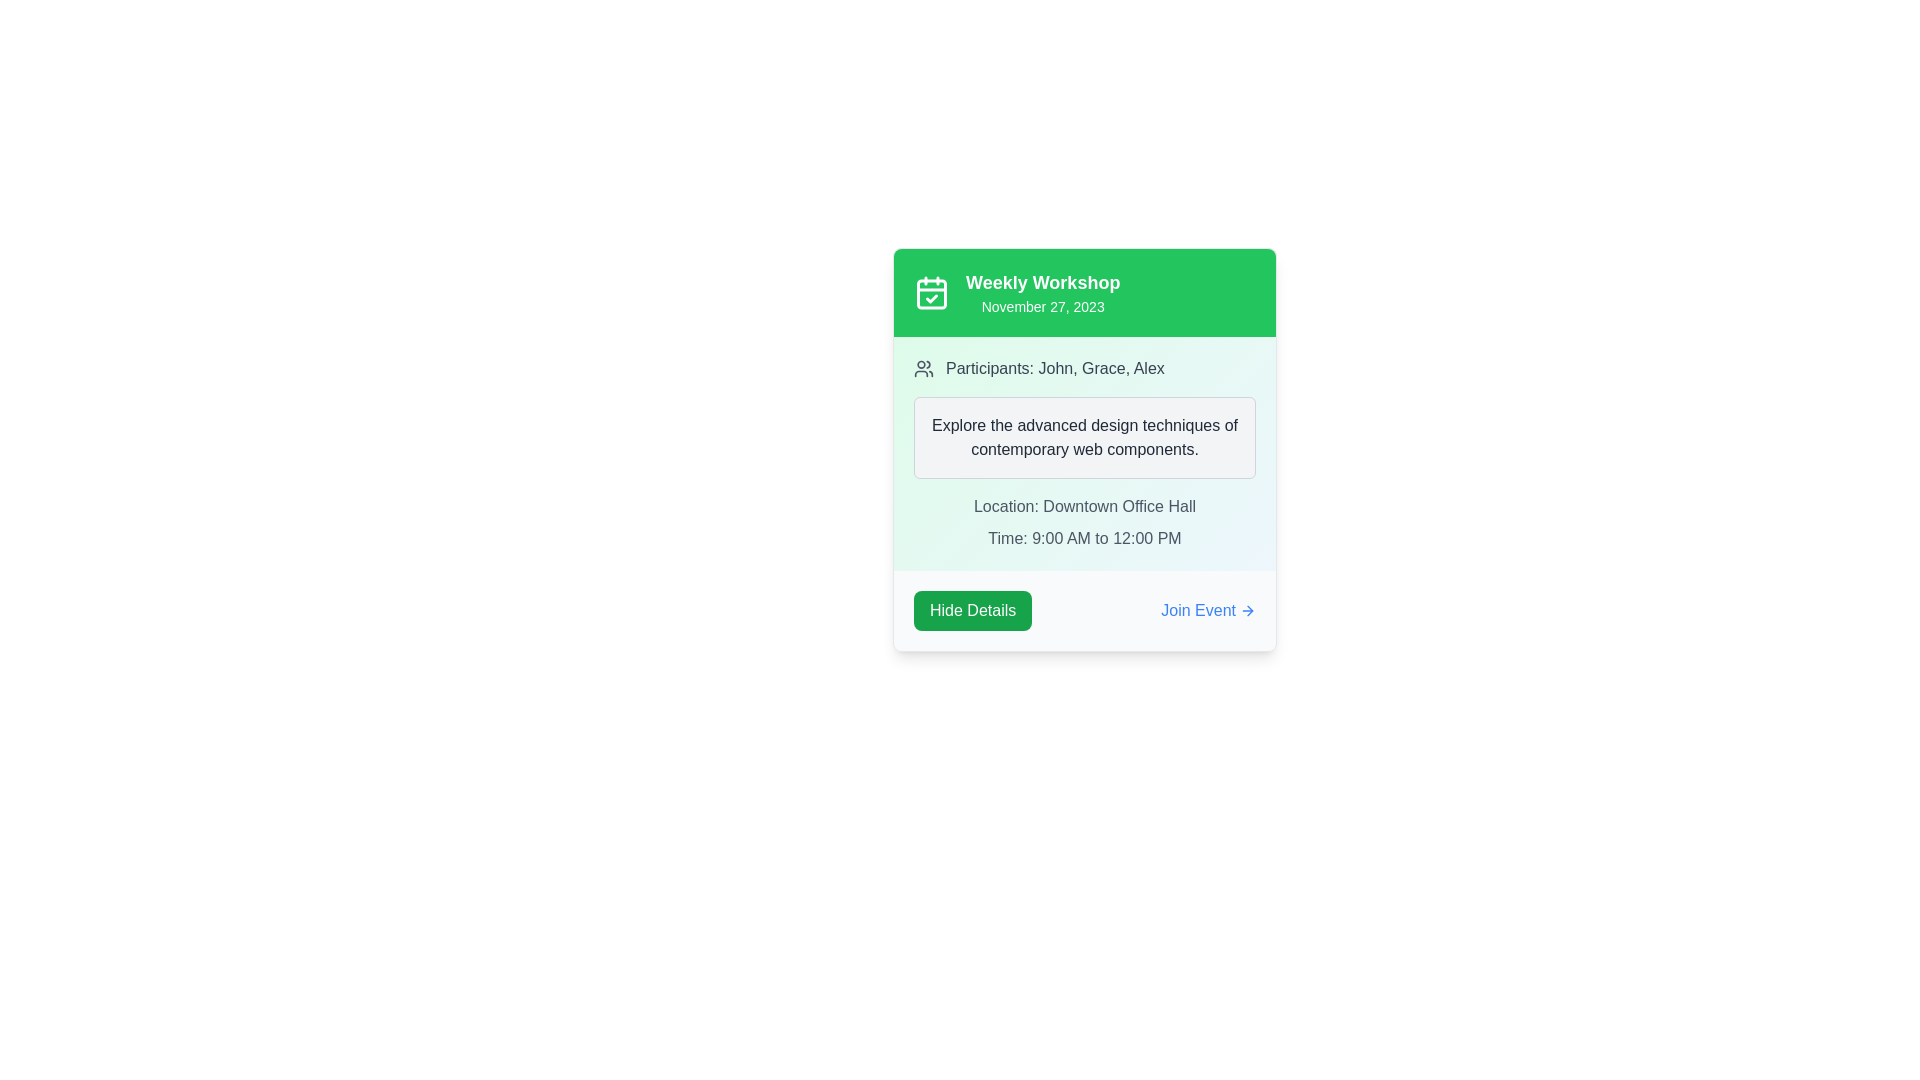 Image resolution: width=1920 pixels, height=1080 pixels. What do you see at coordinates (1083, 369) in the screenshot?
I see `the label displaying 'Participants: John, Grace, Alex' which includes an icon of a group of people on its left` at bounding box center [1083, 369].